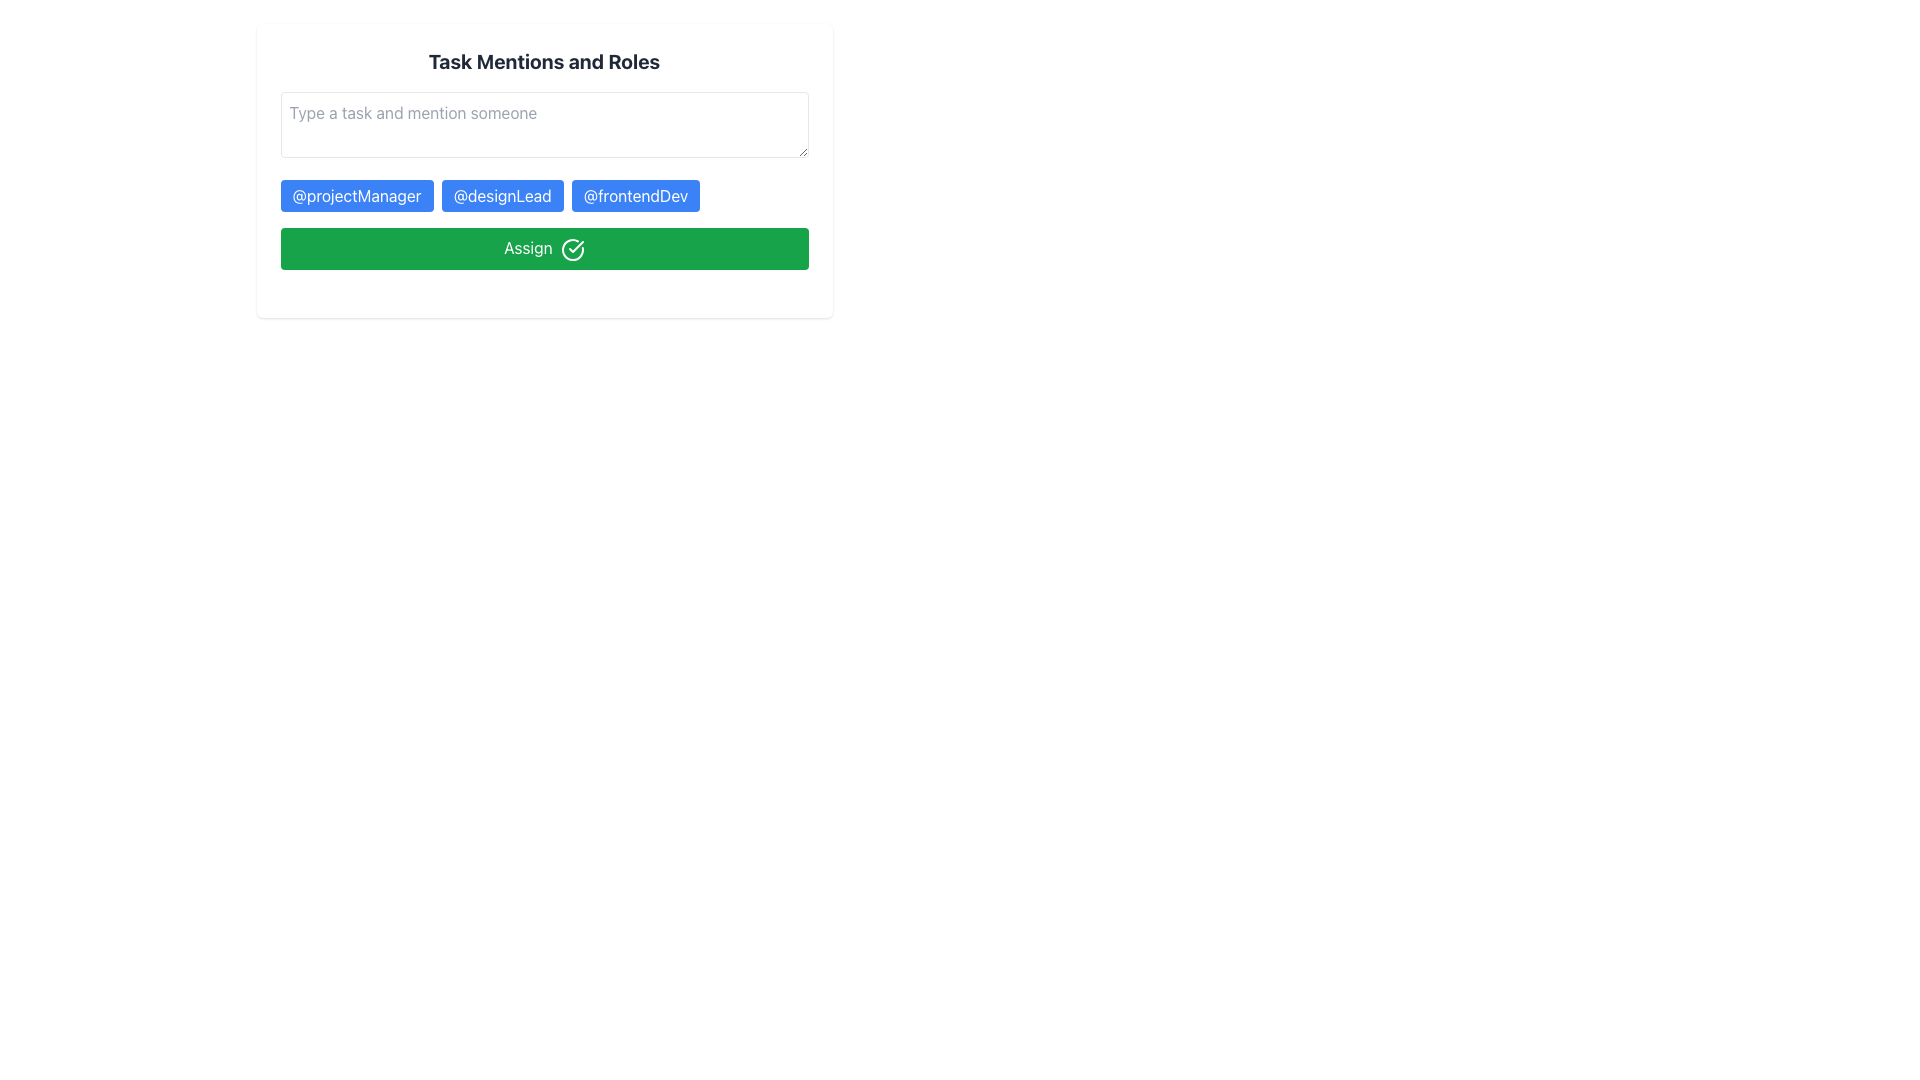 The height and width of the screenshot is (1080, 1920). What do you see at coordinates (544, 60) in the screenshot?
I see `the Text Label that serves as a heading for the interface section, providing context to the user about the section below it` at bounding box center [544, 60].